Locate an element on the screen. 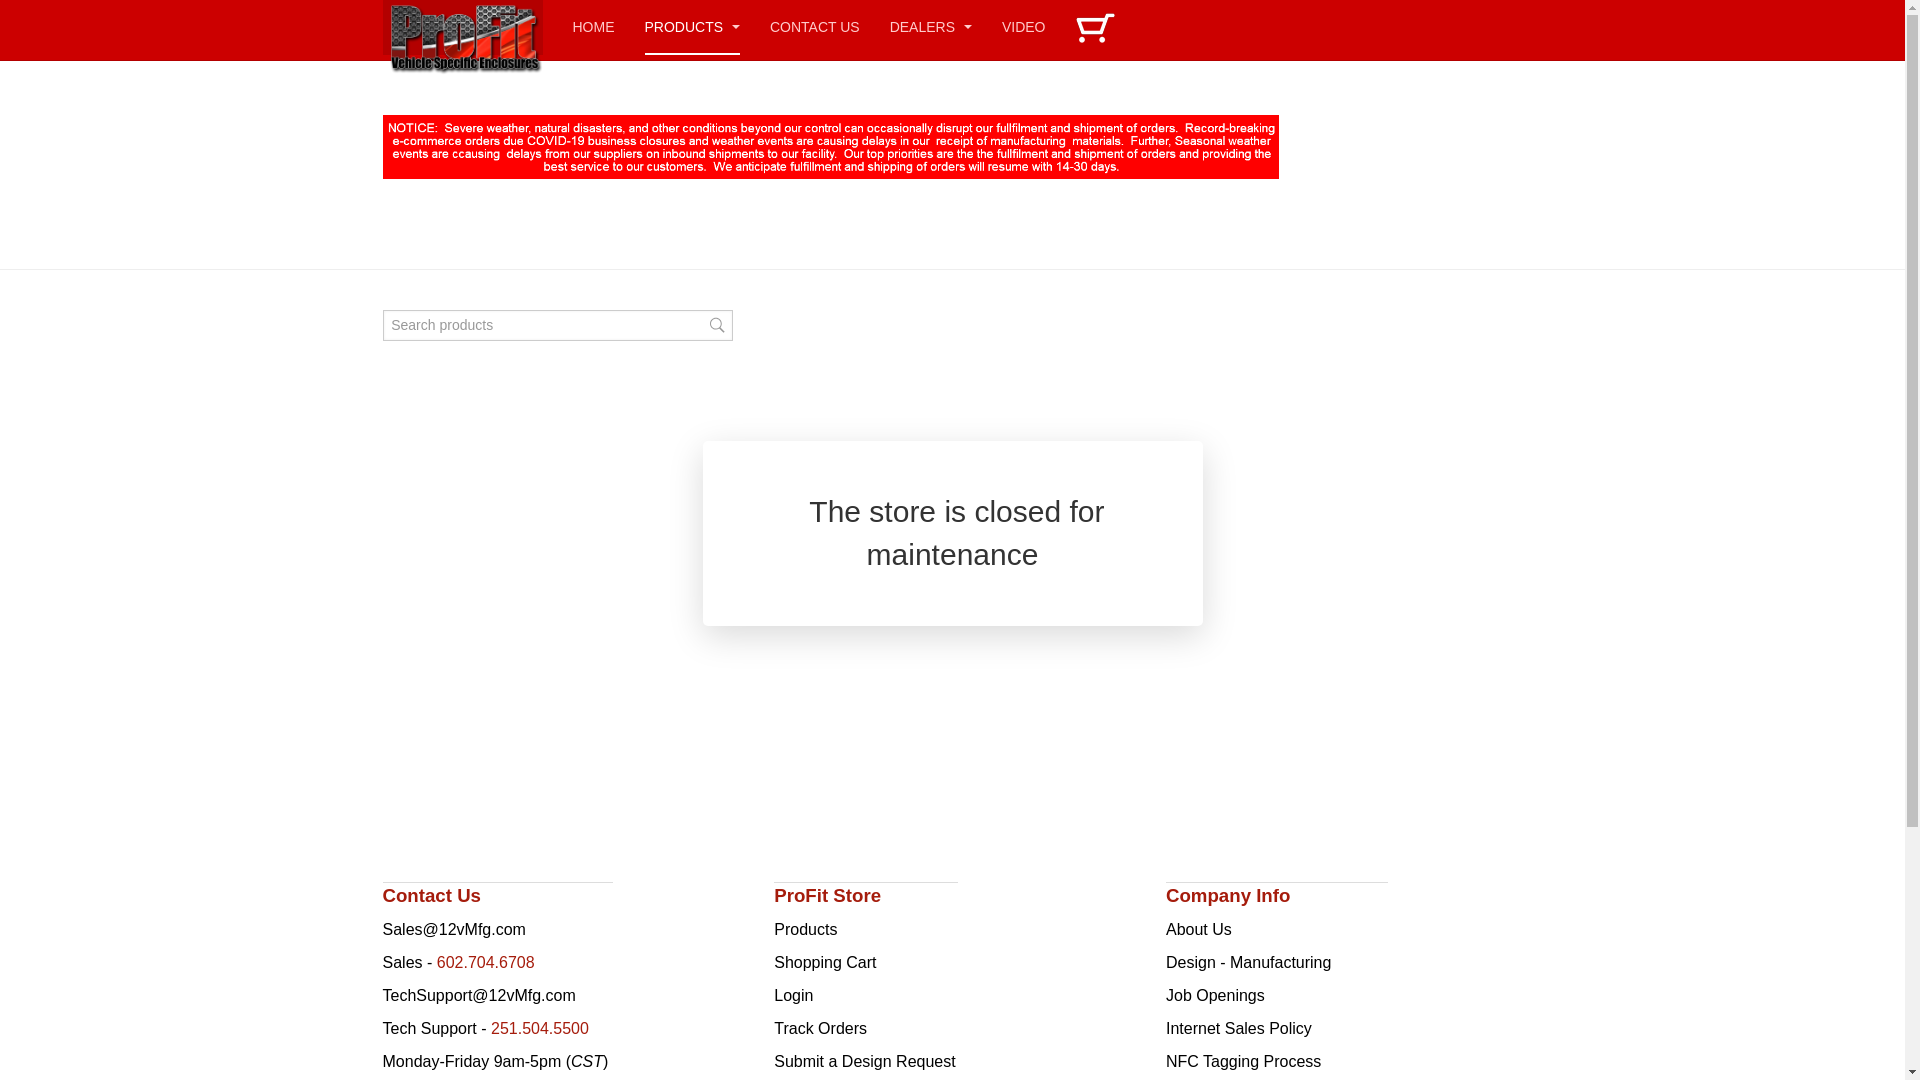 This screenshot has height=1080, width=1920. 'ProFit Sub Enclosures' is located at coordinates (382, 27).